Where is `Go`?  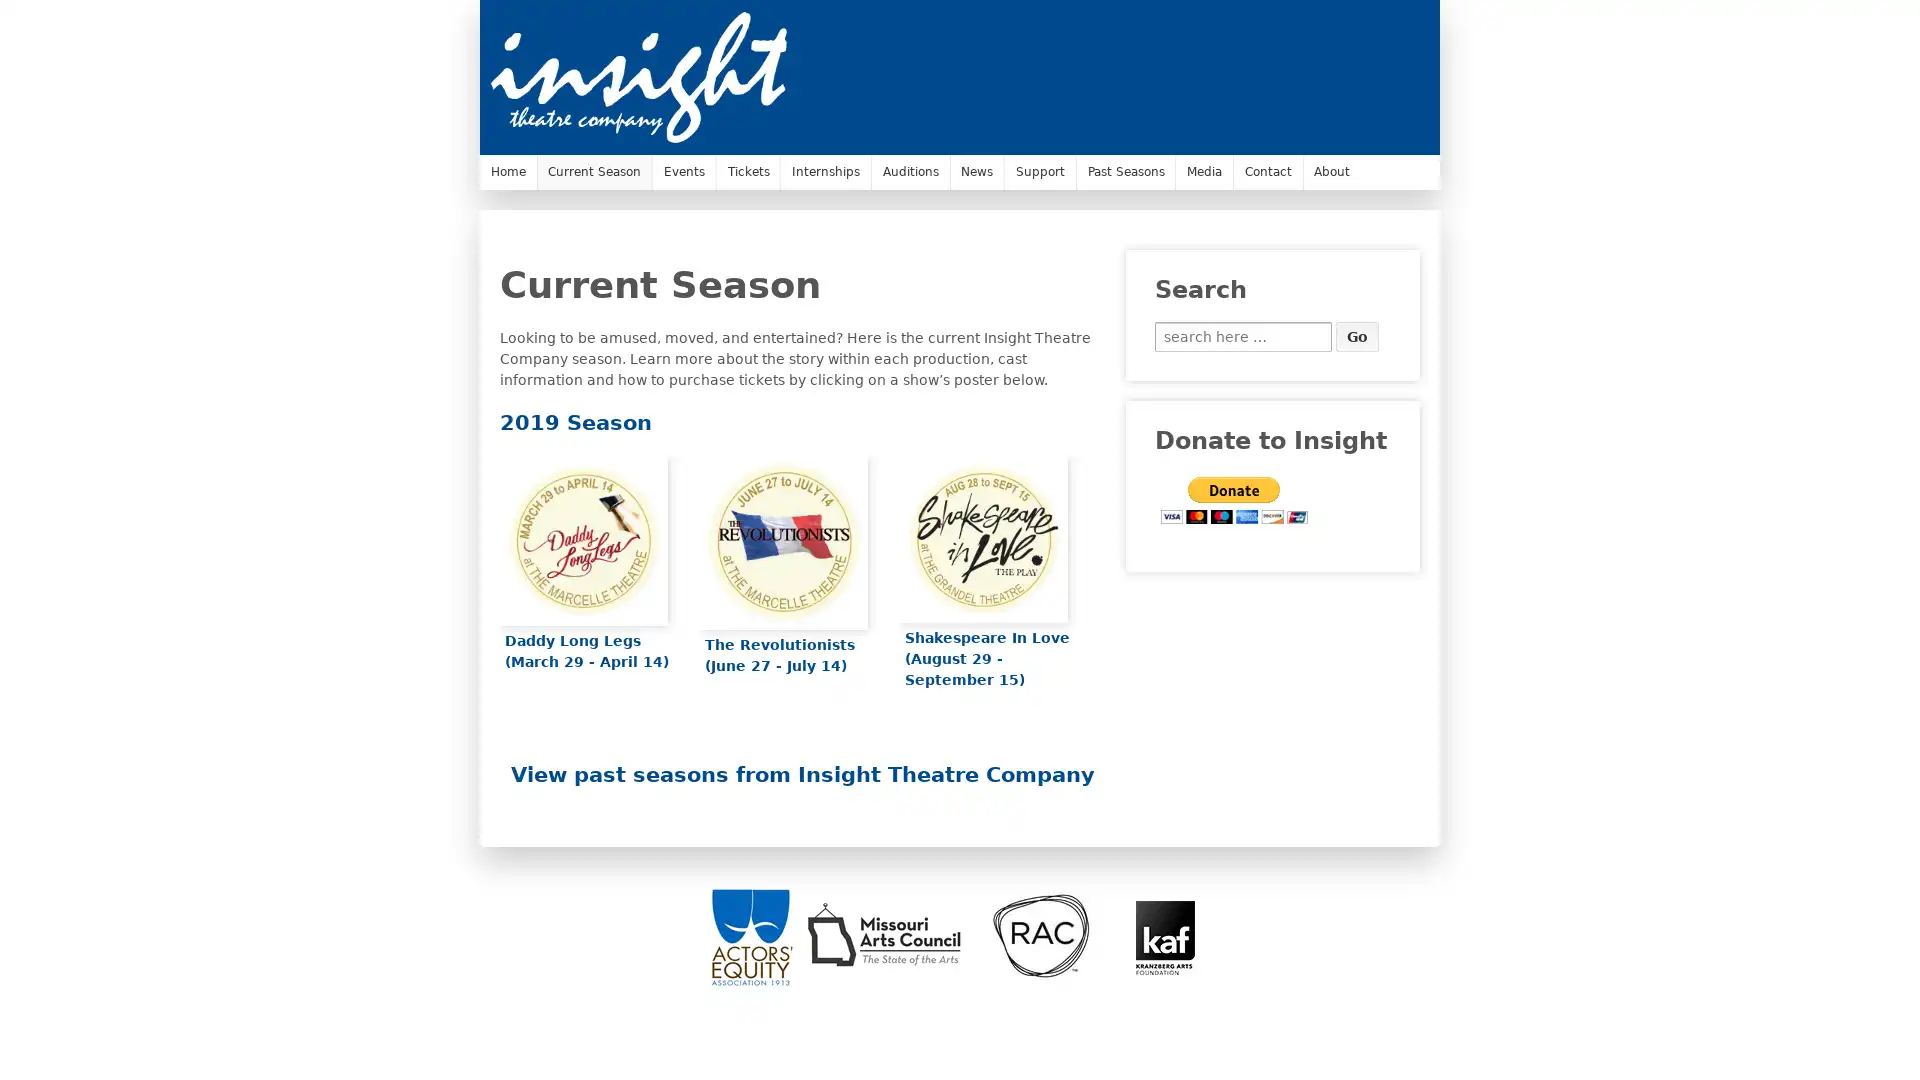
Go is located at coordinates (1357, 335).